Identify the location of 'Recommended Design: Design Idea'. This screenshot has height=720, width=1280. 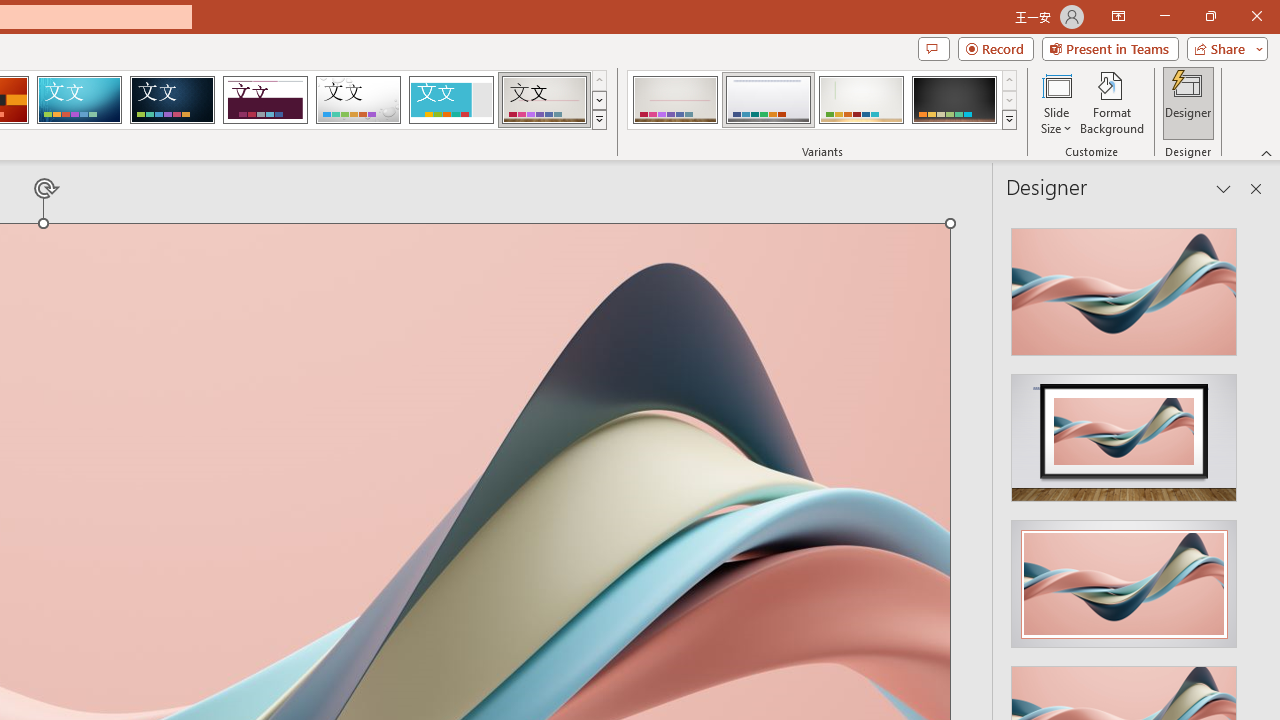
(1124, 286).